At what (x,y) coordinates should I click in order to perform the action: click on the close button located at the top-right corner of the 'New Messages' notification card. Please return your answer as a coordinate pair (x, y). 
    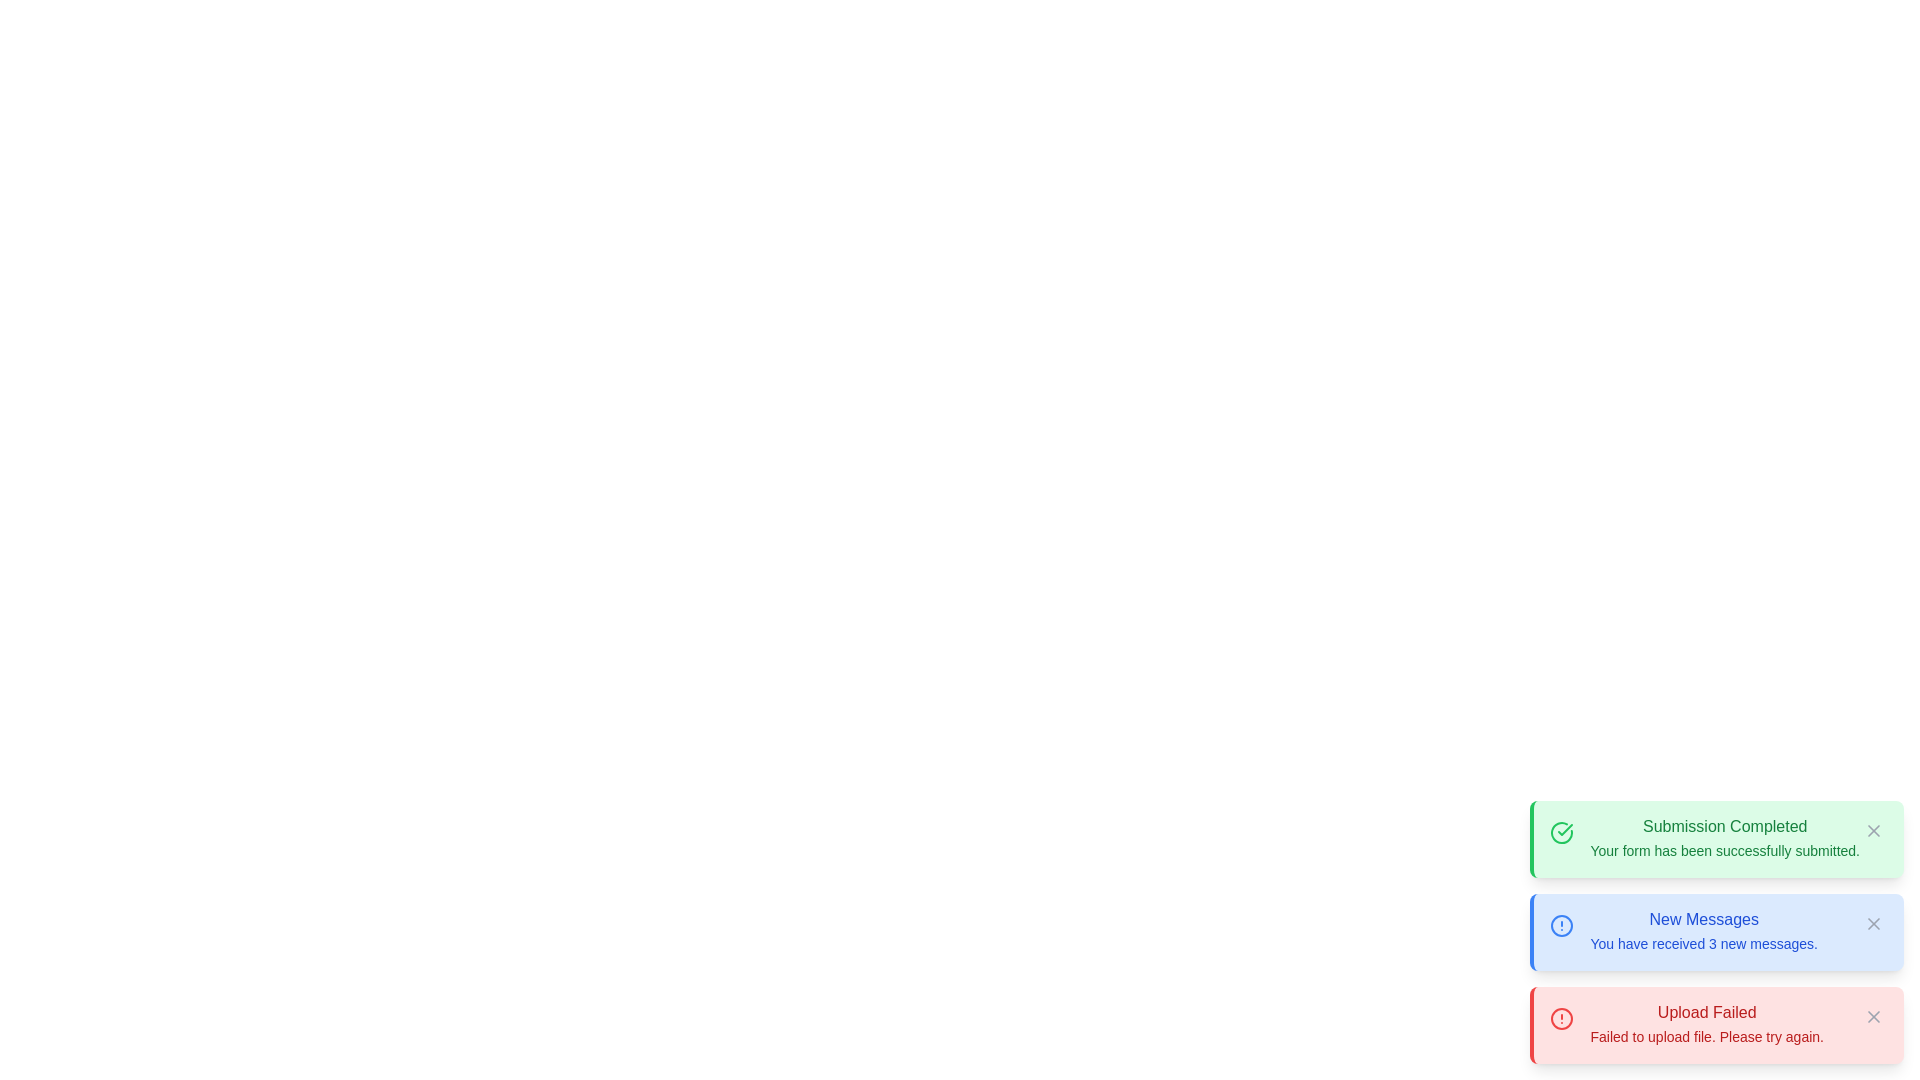
    Looking at the image, I should click on (1872, 924).